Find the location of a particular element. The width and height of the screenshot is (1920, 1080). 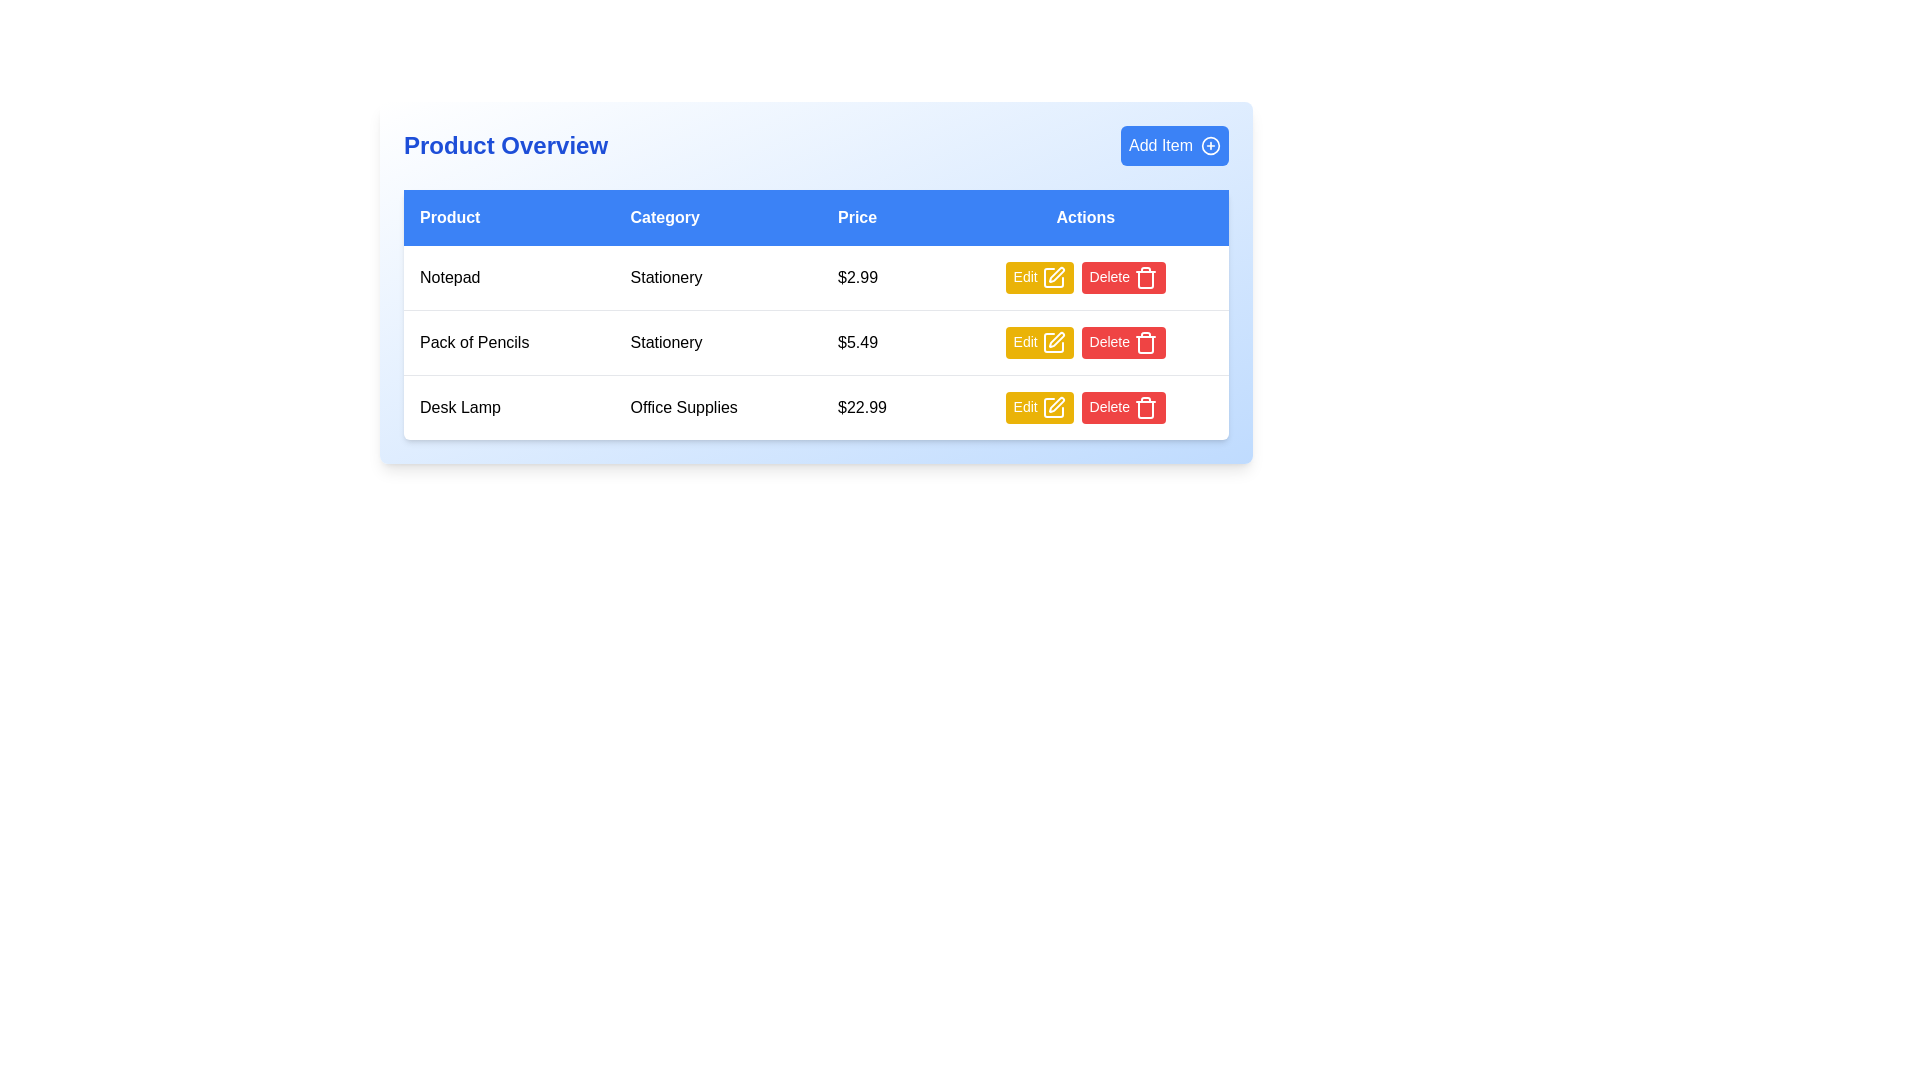

the pen icon located within the 'Edit' button of the 'Actions' column in the first row for the 'Notepad' entry to initiate editing is located at coordinates (1052, 277).